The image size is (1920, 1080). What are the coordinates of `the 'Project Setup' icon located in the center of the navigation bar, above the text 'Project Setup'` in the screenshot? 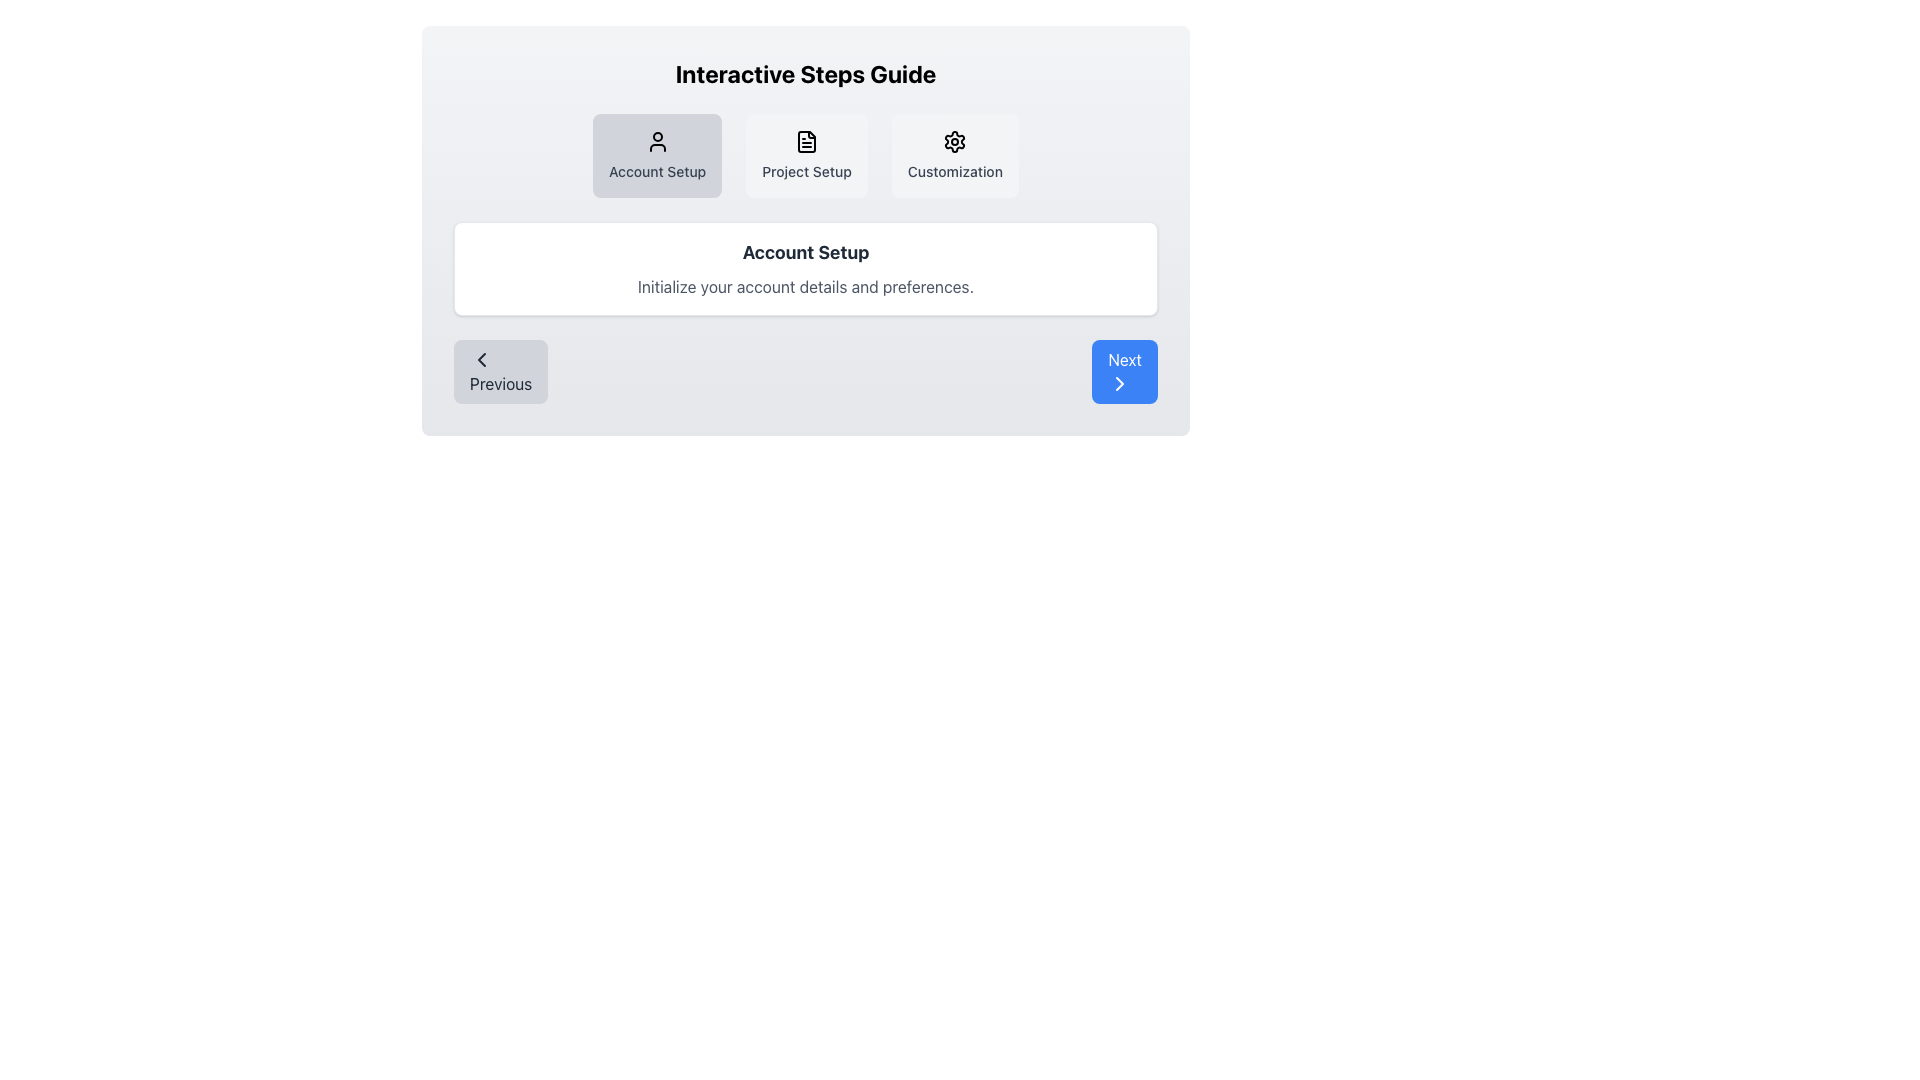 It's located at (806, 141).